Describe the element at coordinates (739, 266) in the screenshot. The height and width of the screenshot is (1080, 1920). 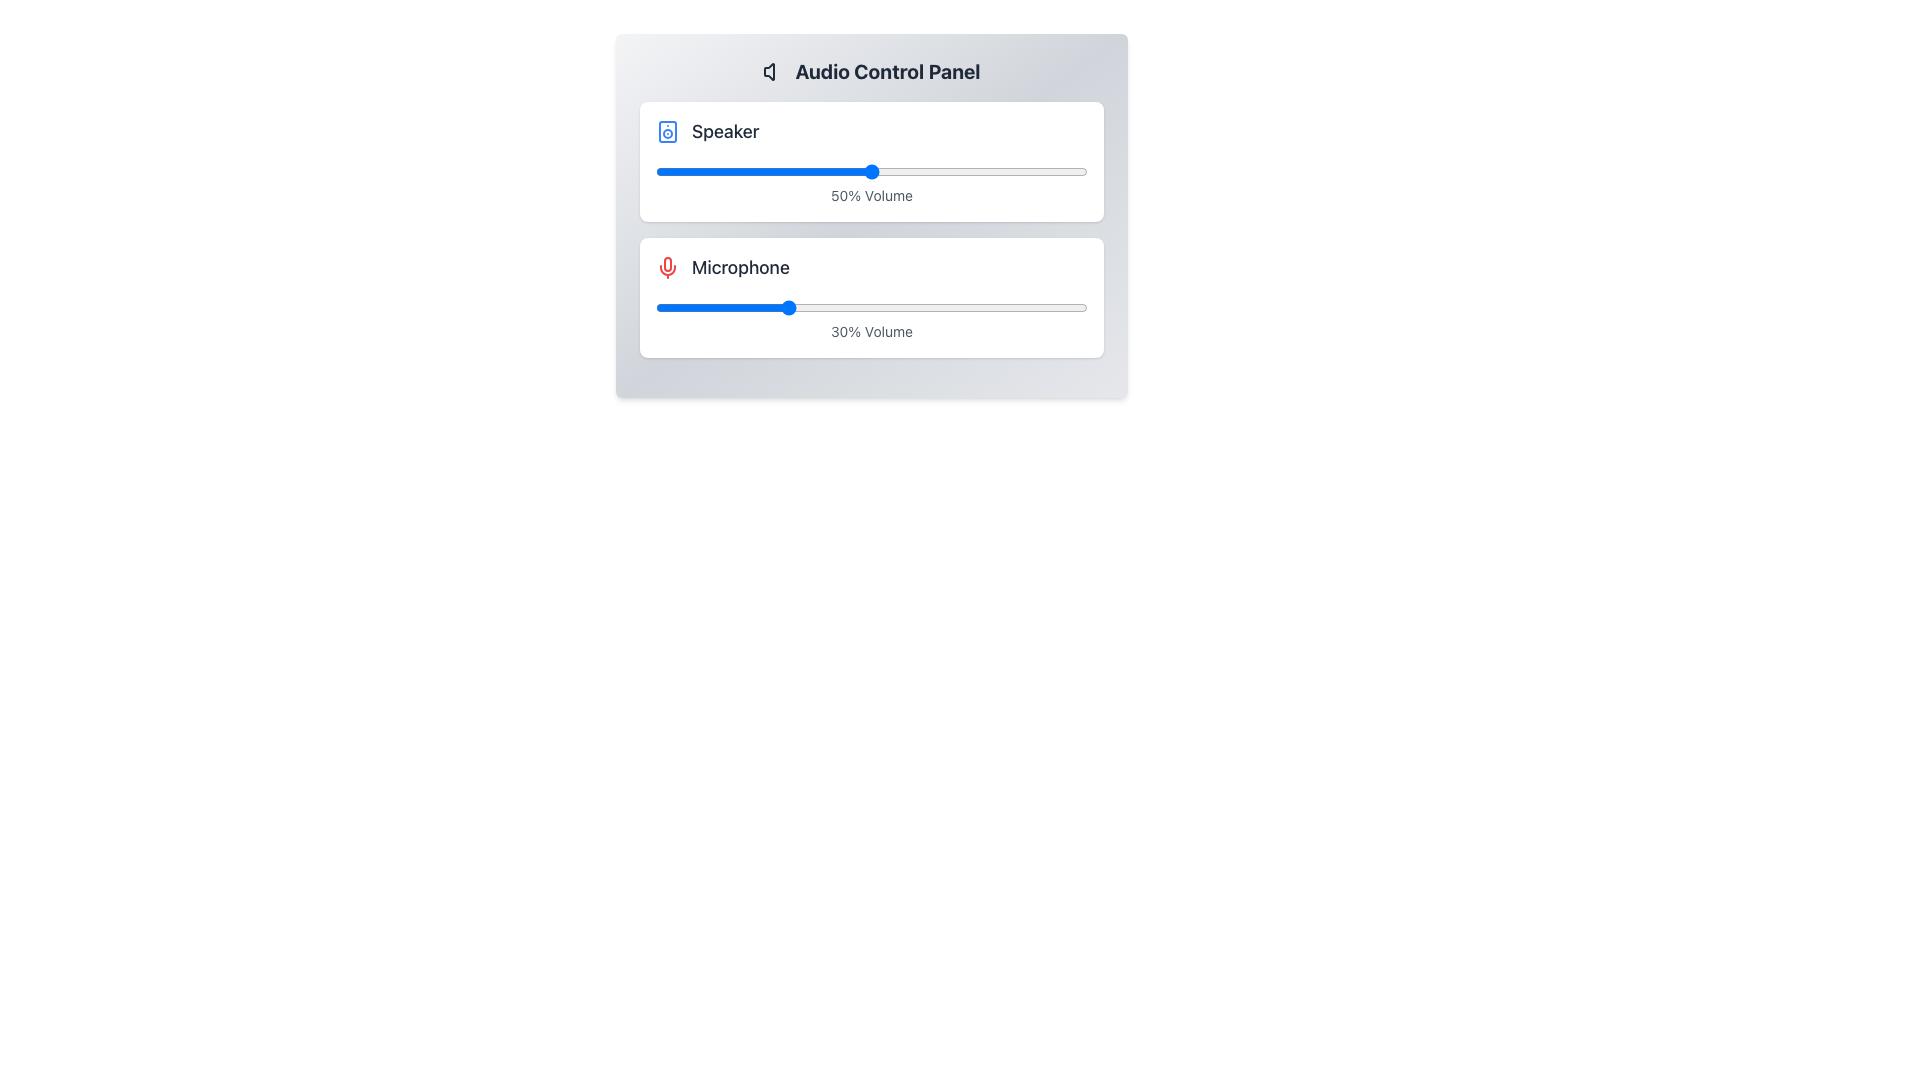
I see `the second text label that indicates the microphone volume control, located beneath the 'Speaker' section` at that location.